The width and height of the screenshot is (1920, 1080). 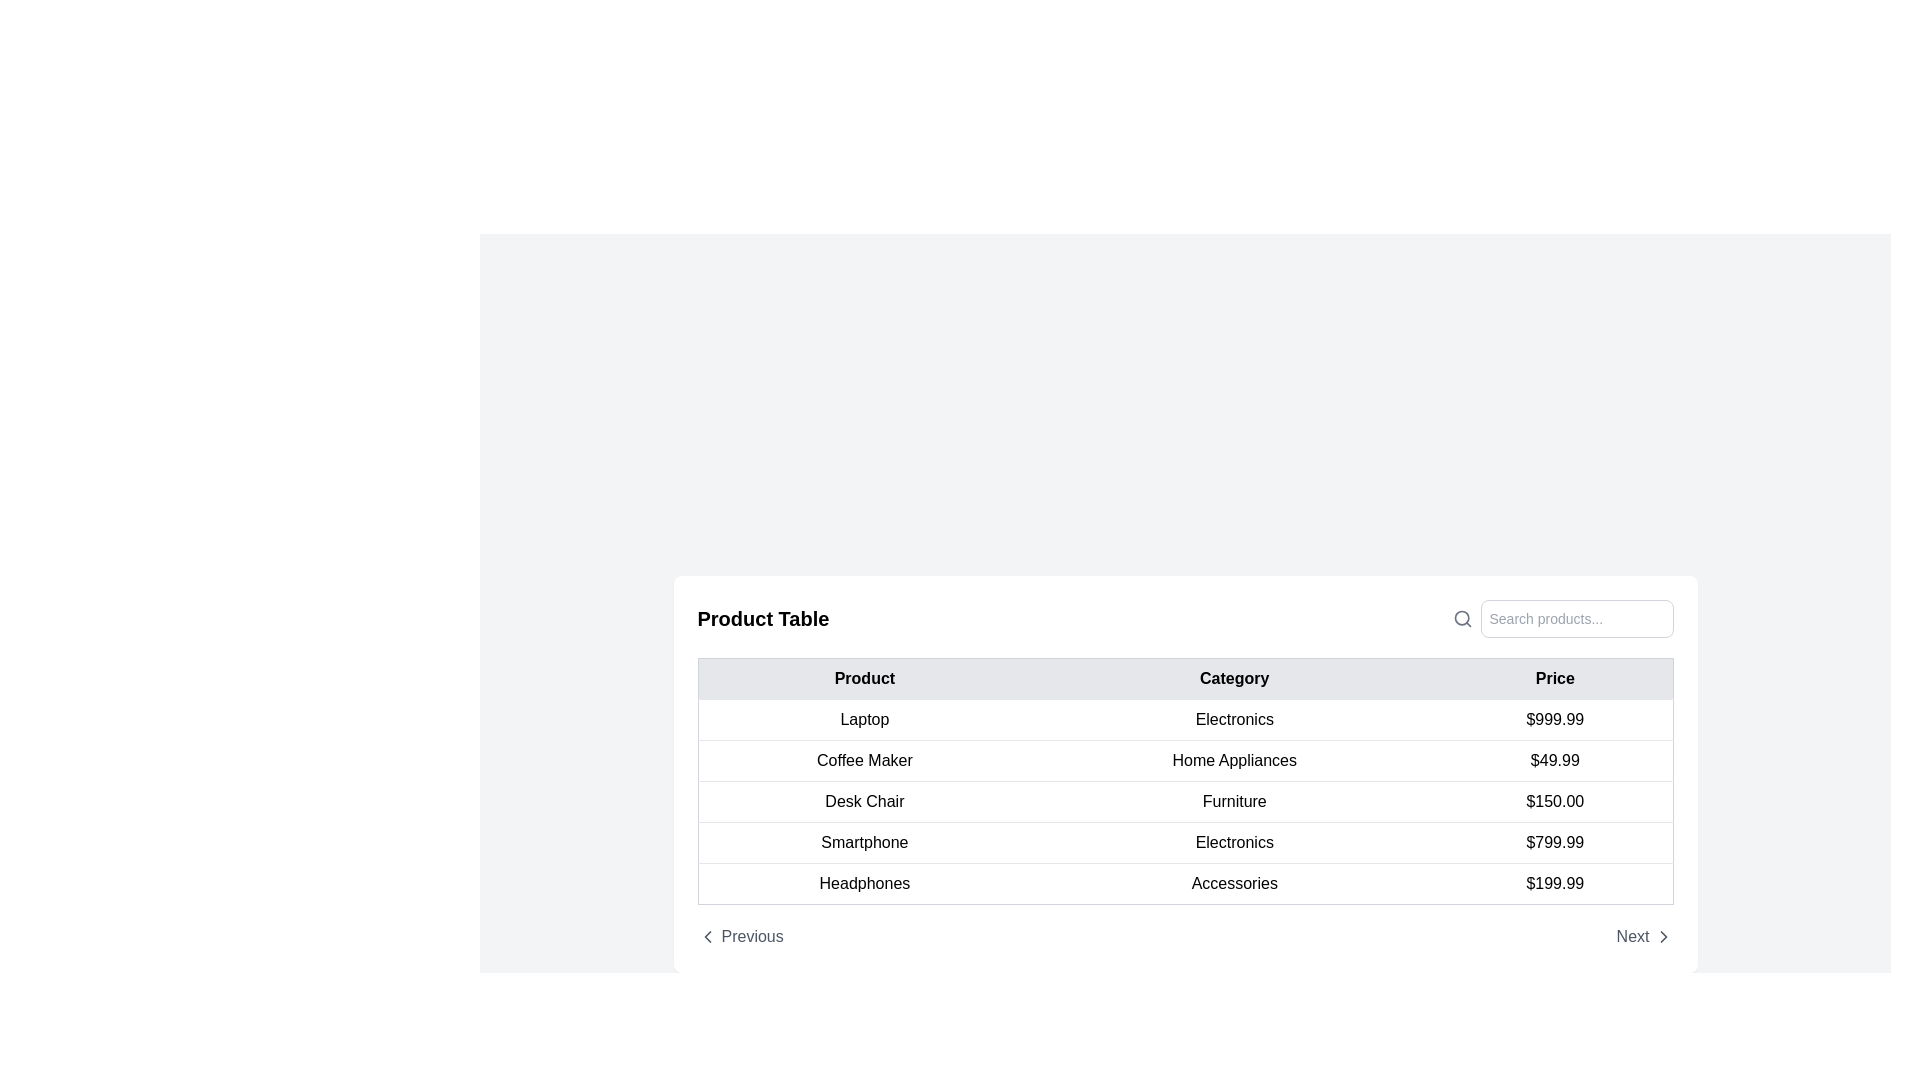 I want to click on the right-facing chevron icon button styled as an SVG, which is positioned in the bottom-right corner of the interface, so click(x=1663, y=936).